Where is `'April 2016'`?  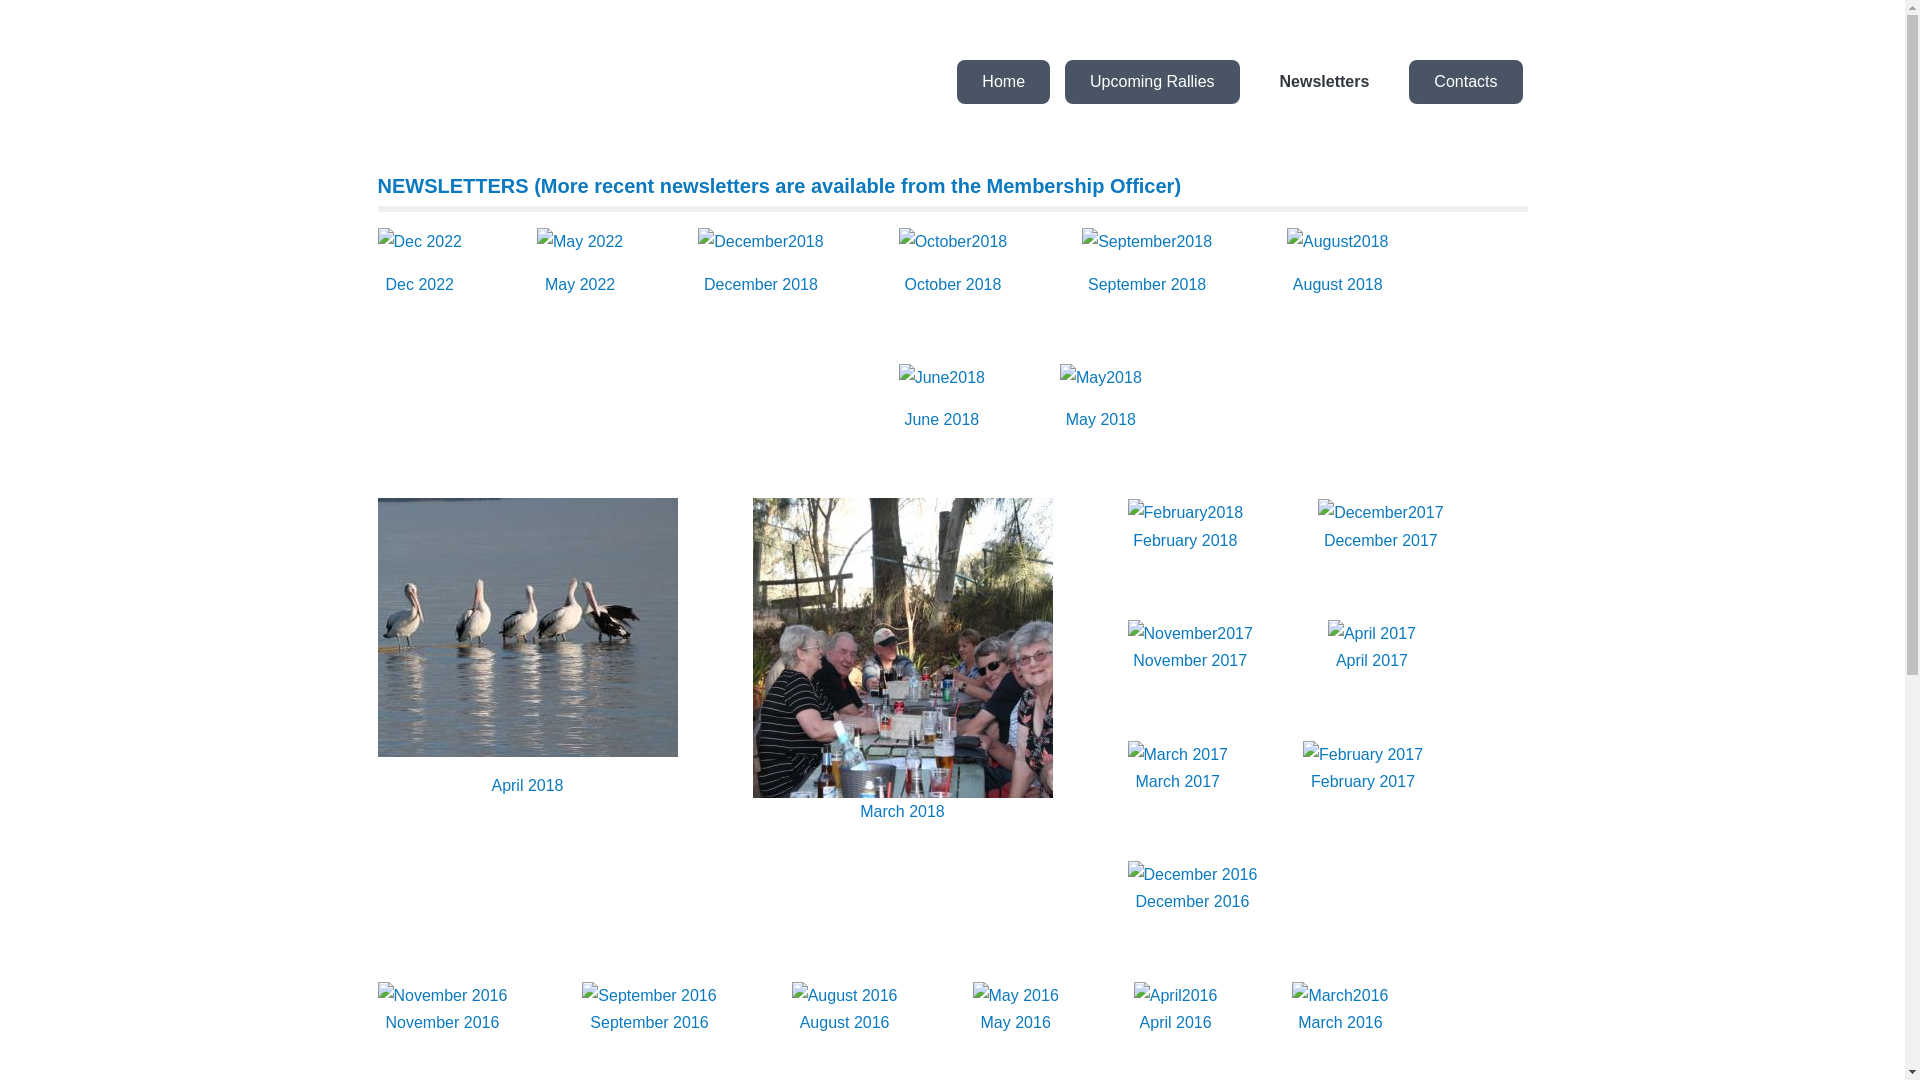
'April 2016' is located at coordinates (1140, 1022).